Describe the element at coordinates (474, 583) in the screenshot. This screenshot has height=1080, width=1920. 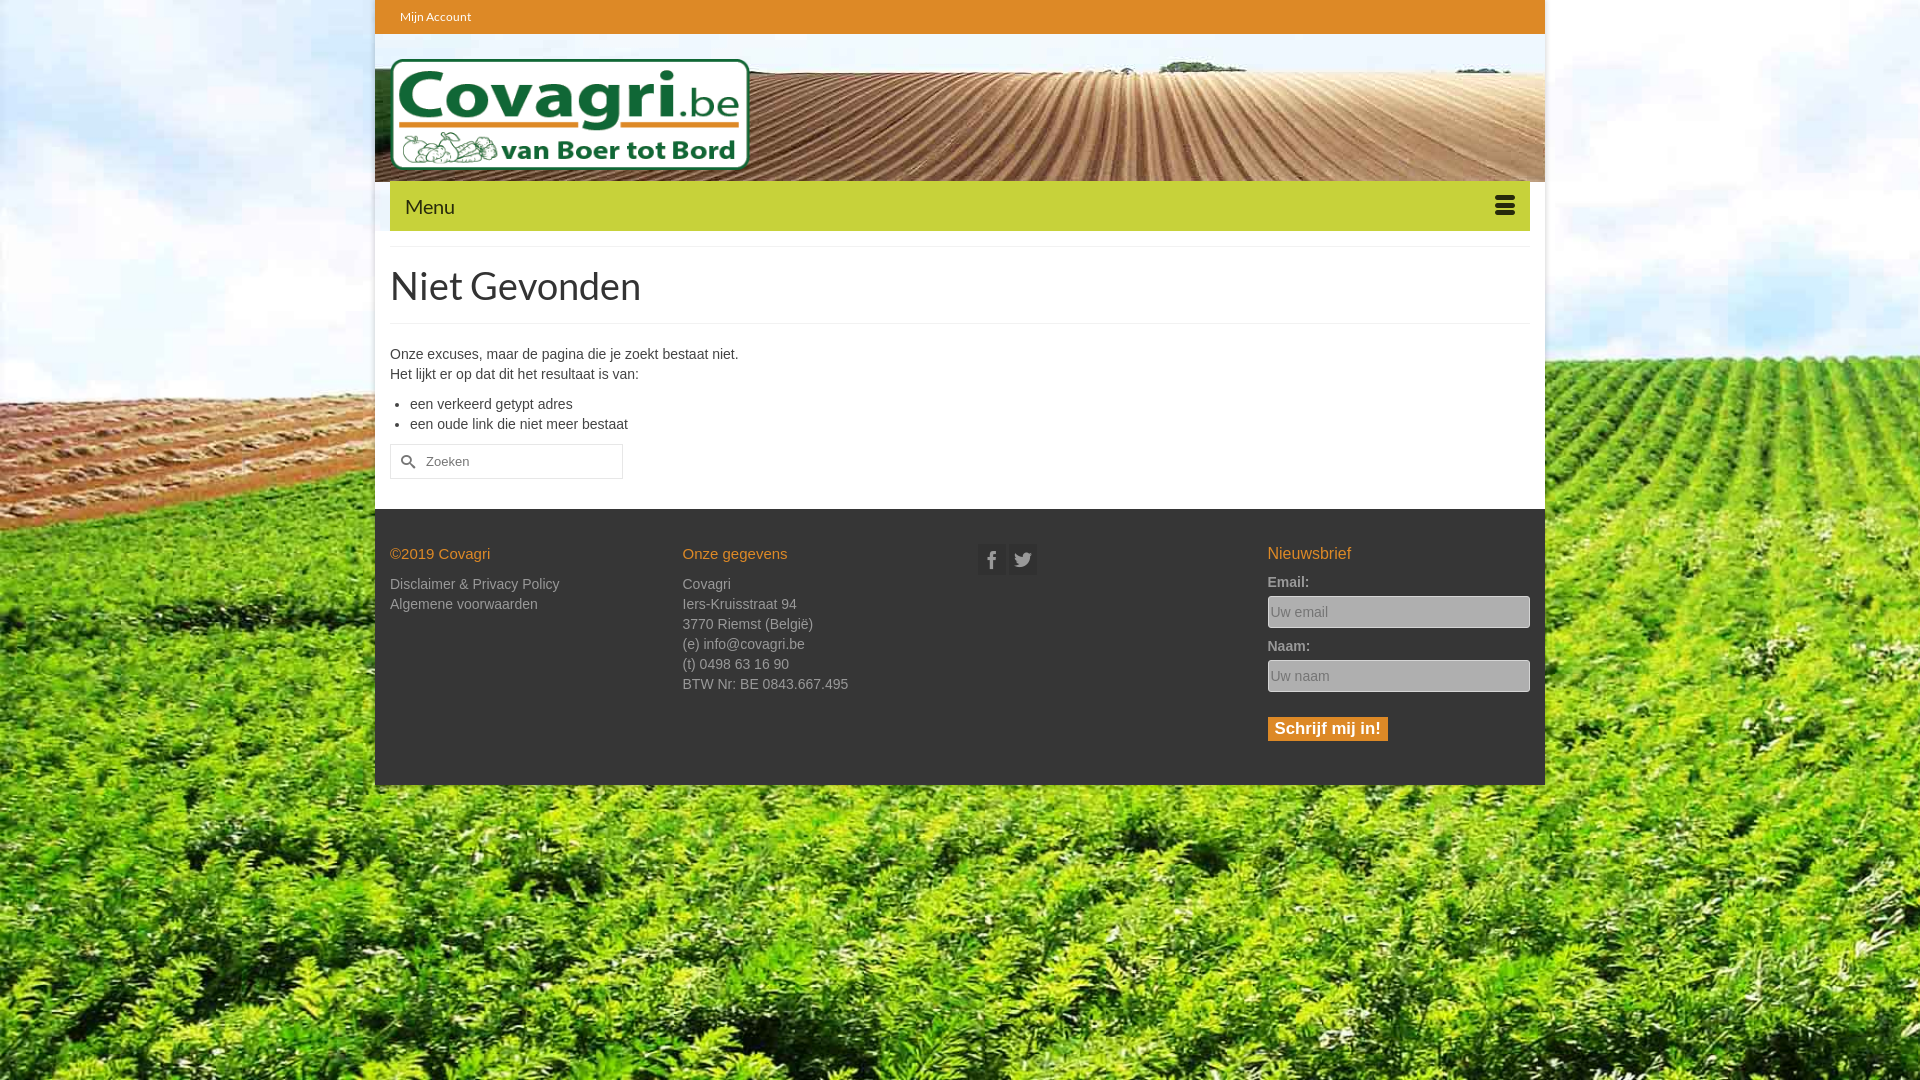
I see `'Disclaimer & Privacy Policy'` at that location.